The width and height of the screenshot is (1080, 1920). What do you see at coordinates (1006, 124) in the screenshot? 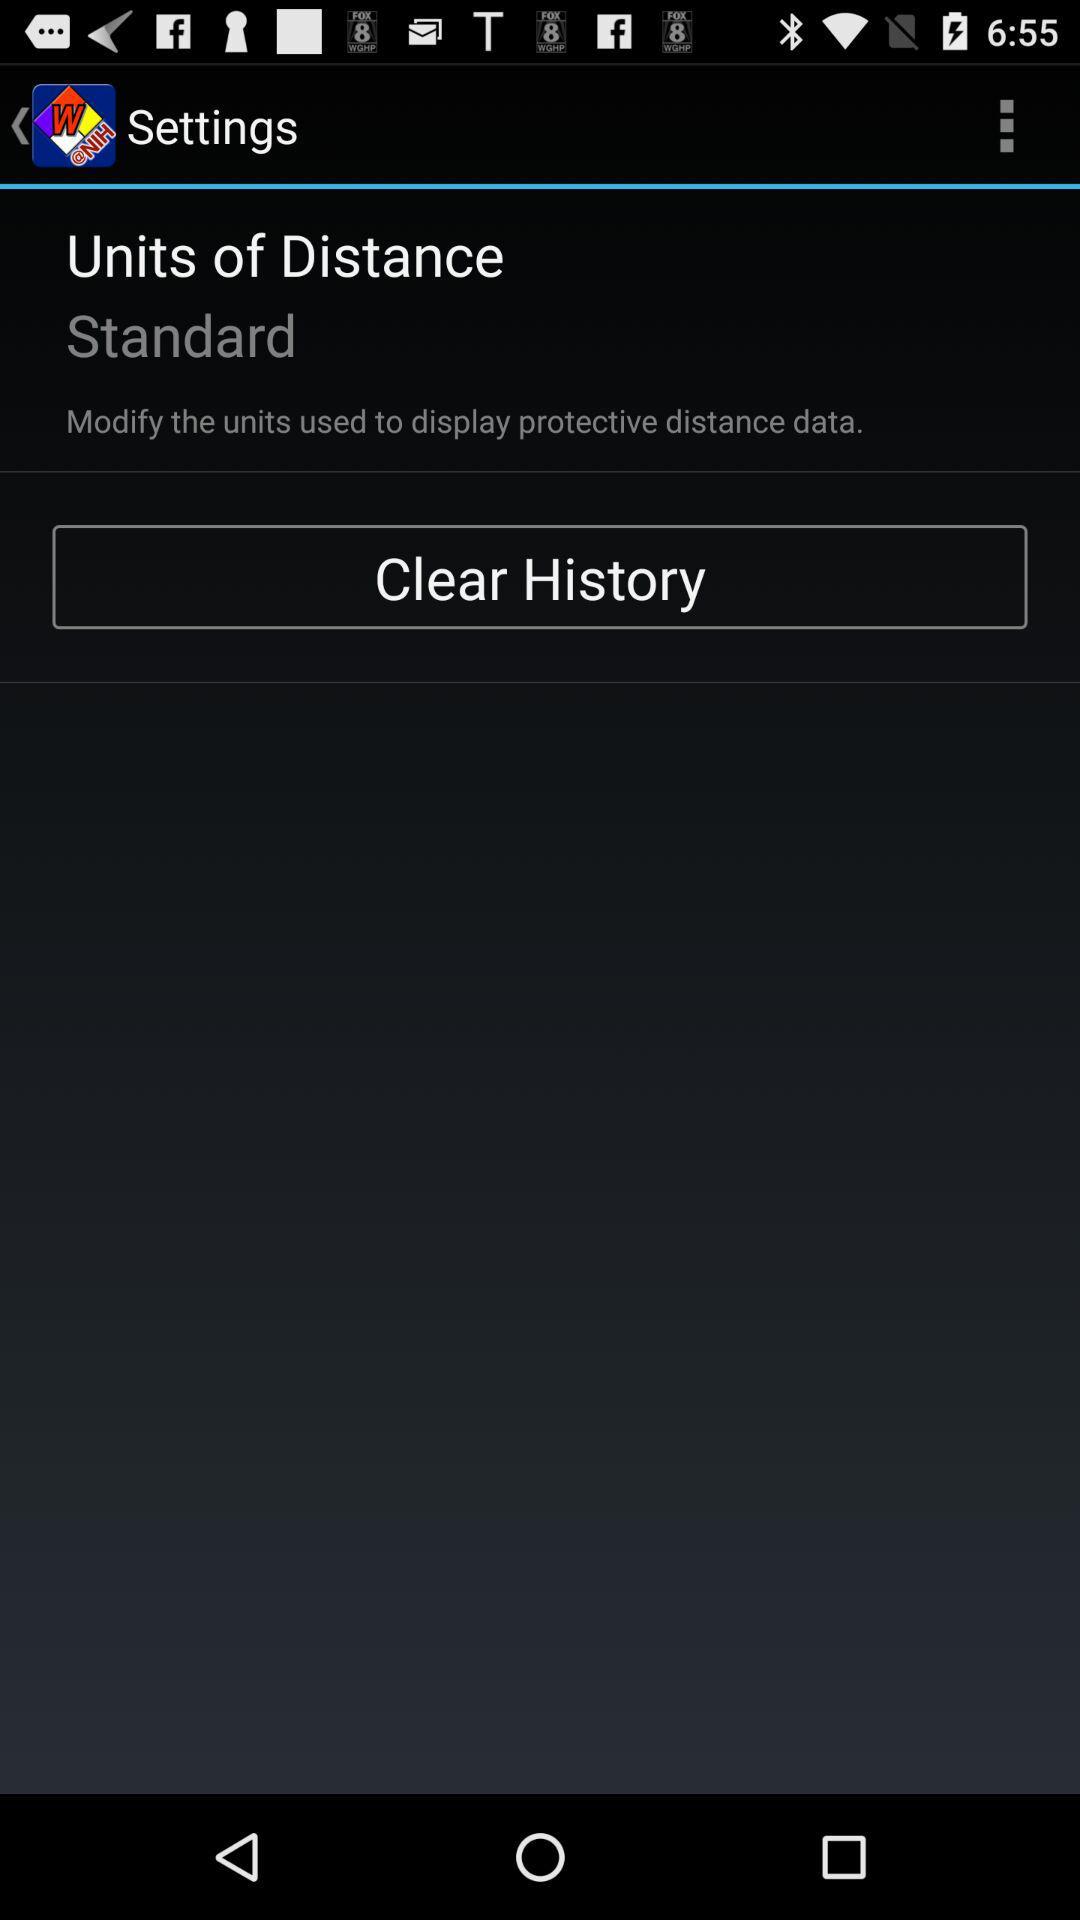
I see `the item at the top right corner` at bounding box center [1006, 124].